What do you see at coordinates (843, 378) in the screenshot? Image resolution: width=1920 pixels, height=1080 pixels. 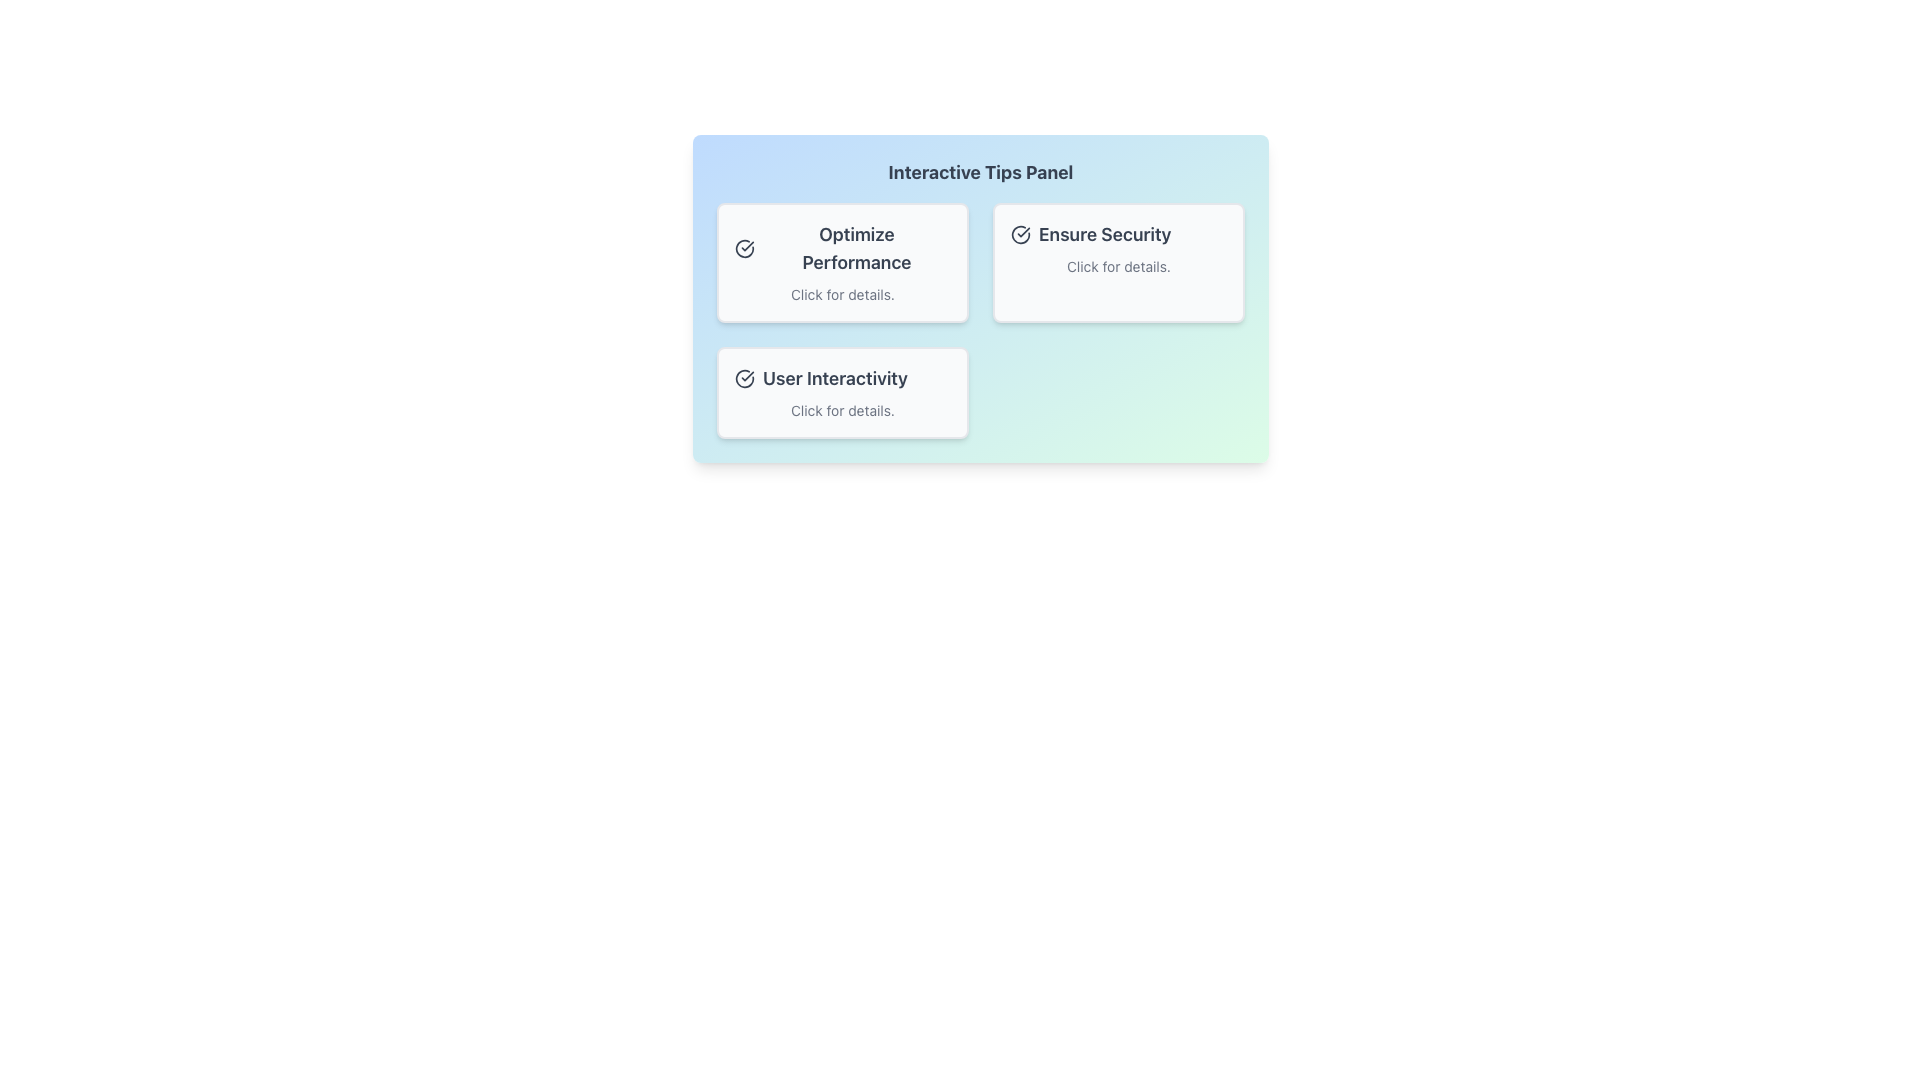 I see `the static text label 'User Interactivity' with a checkmark icon to its left, which is located in the bottom left box of the grid` at bounding box center [843, 378].